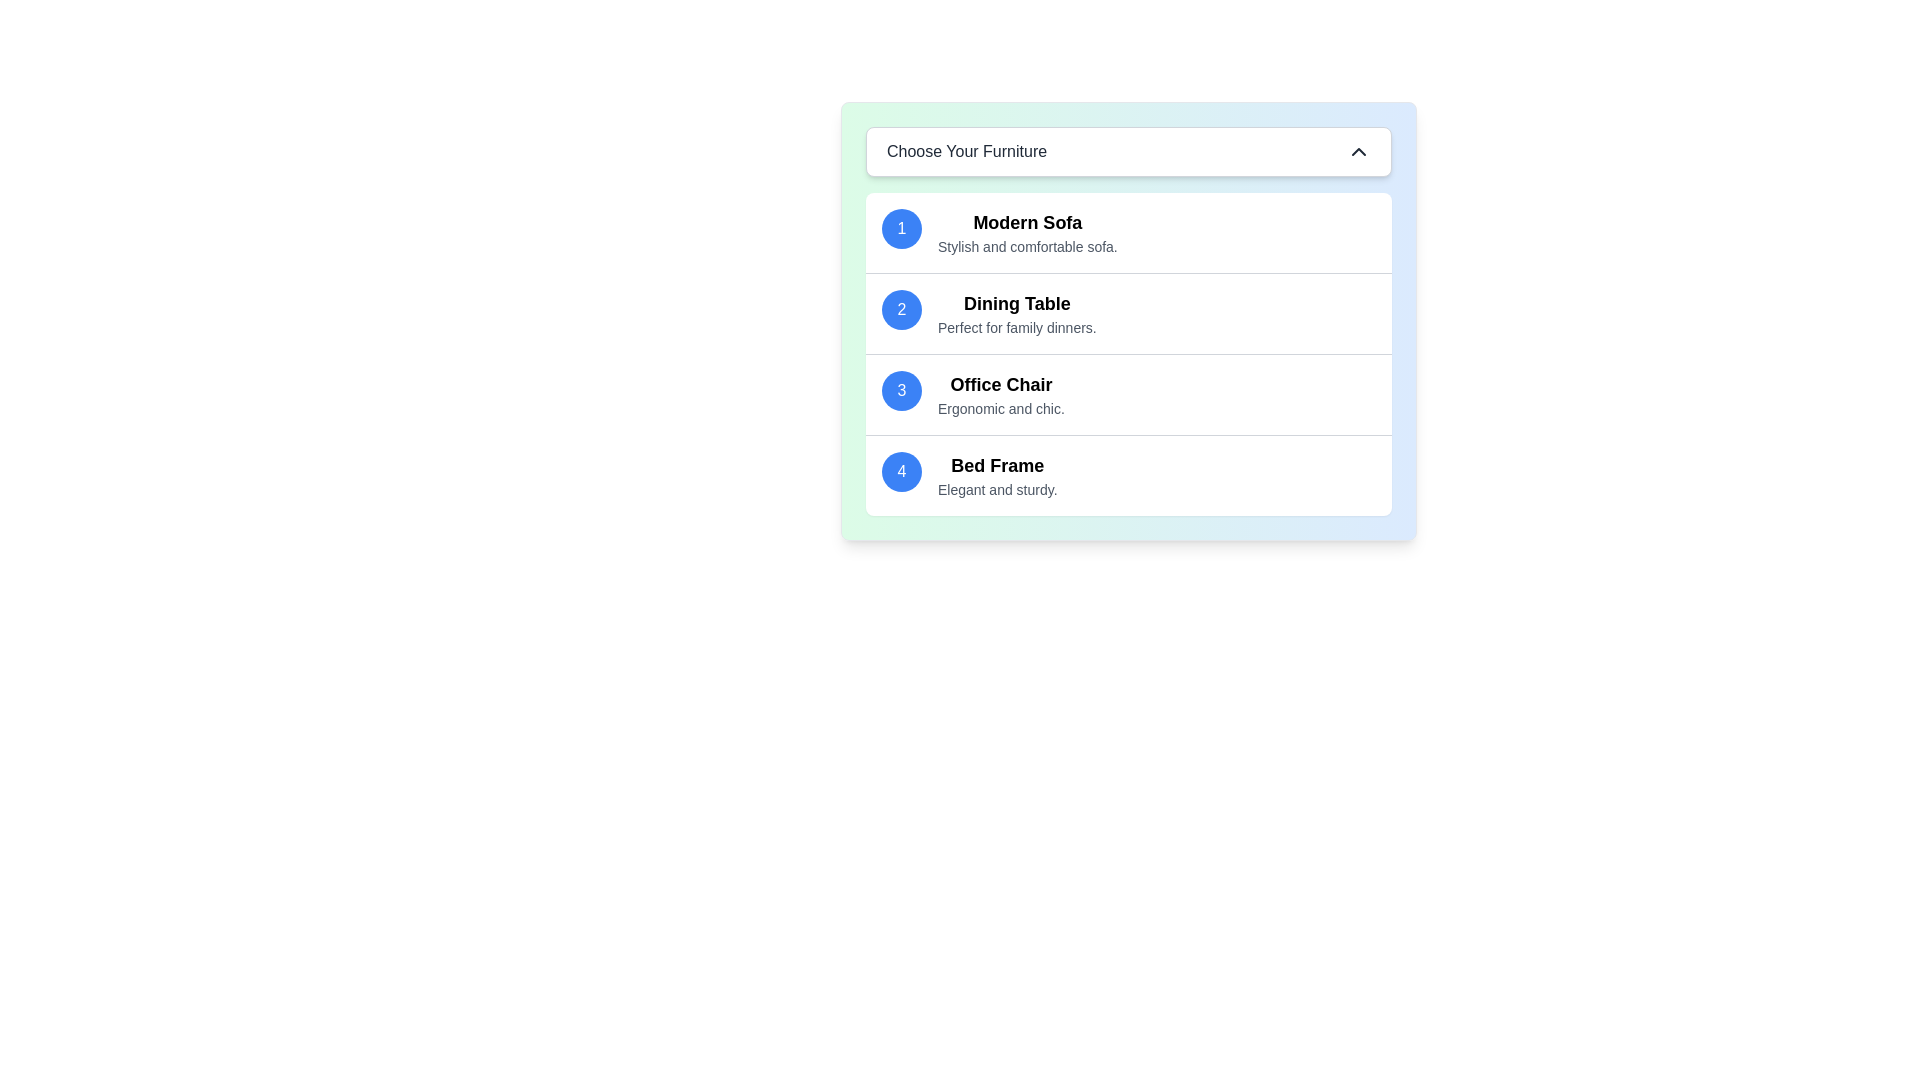 The image size is (1920, 1080). What do you see at coordinates (901, 227) in the screenshot?
I see `the circular indicator button located to the left of the text 'Modern Sofa' in the furniture items list to interact with the corresponding list item` at bounding box center [901, 227].